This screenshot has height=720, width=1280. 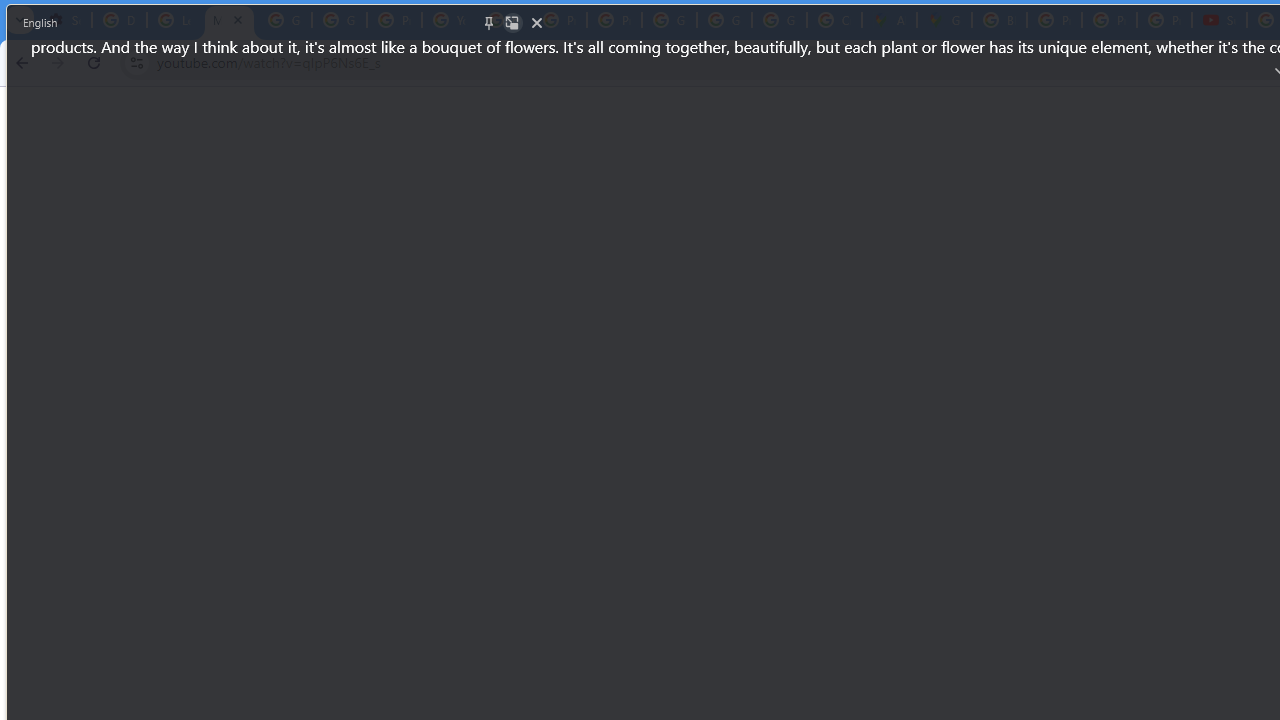 I want to click on 'Delete photos & videos - Computer - Google Photos Help', so click(x=118, y=20).